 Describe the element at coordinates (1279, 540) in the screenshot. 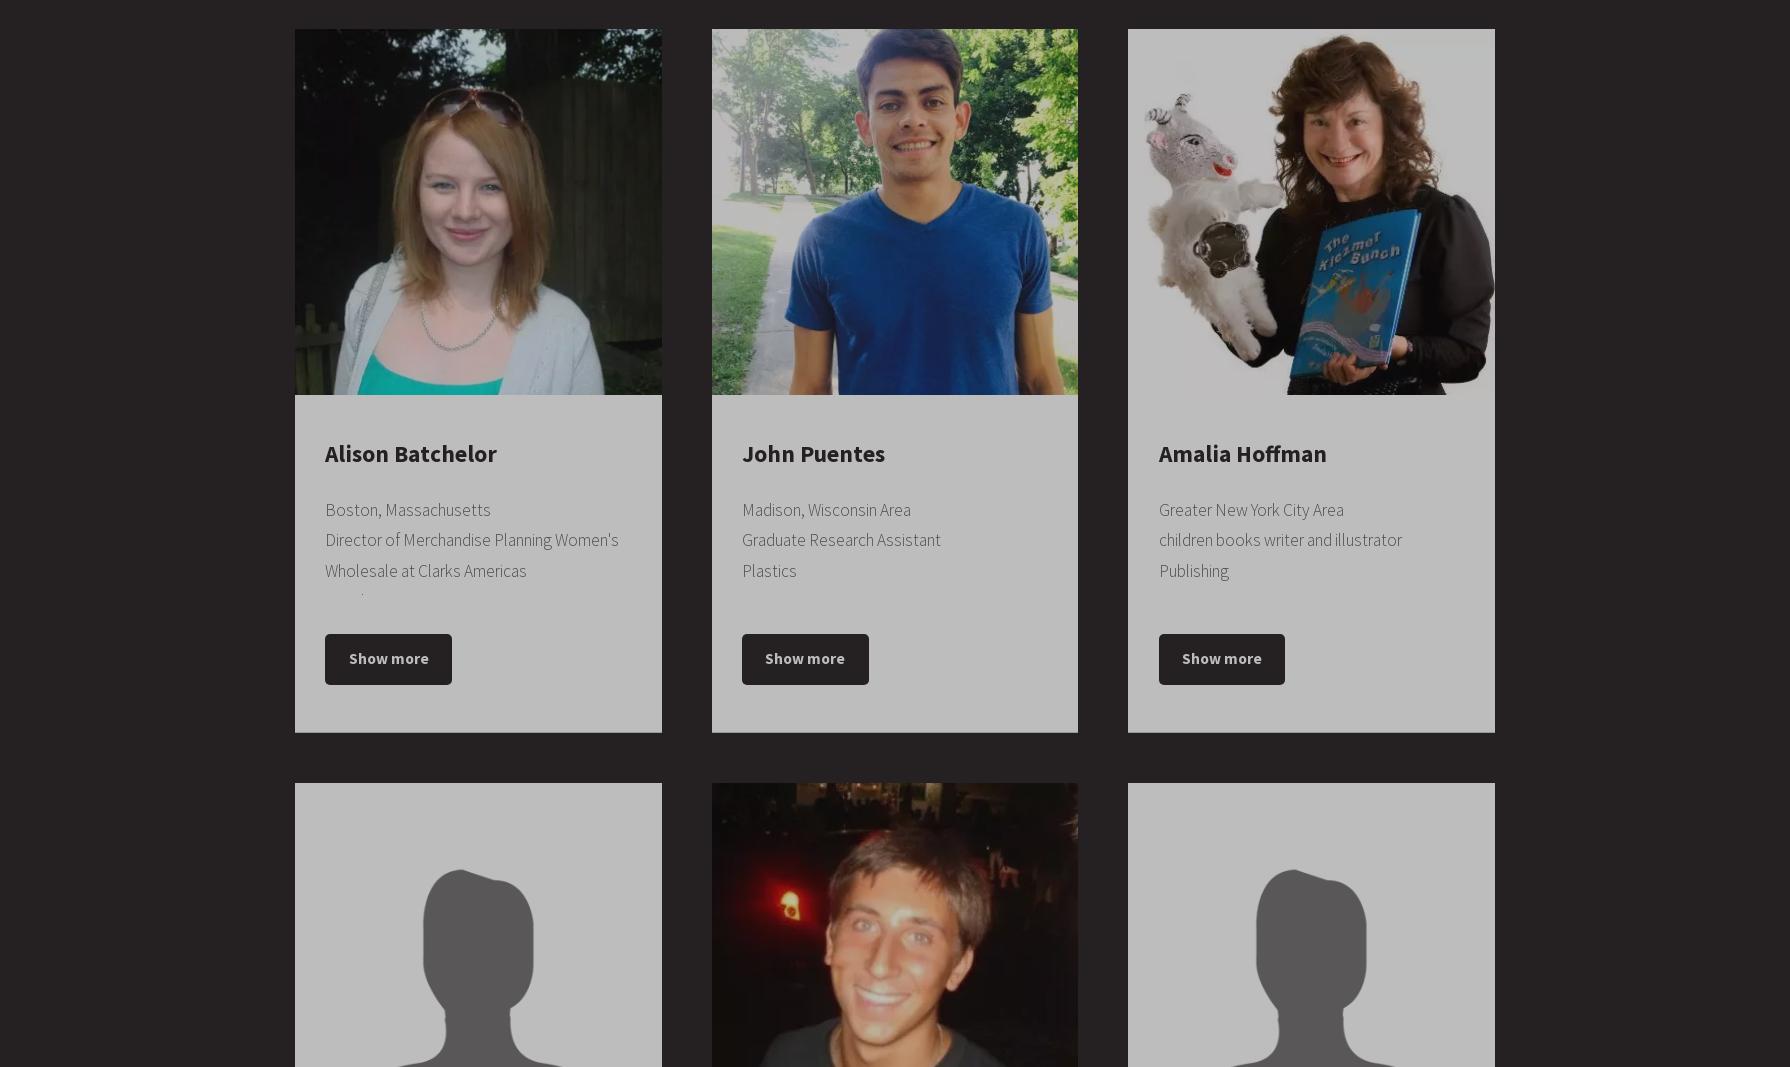

I see `'children books writer and illustrator'` at that location.